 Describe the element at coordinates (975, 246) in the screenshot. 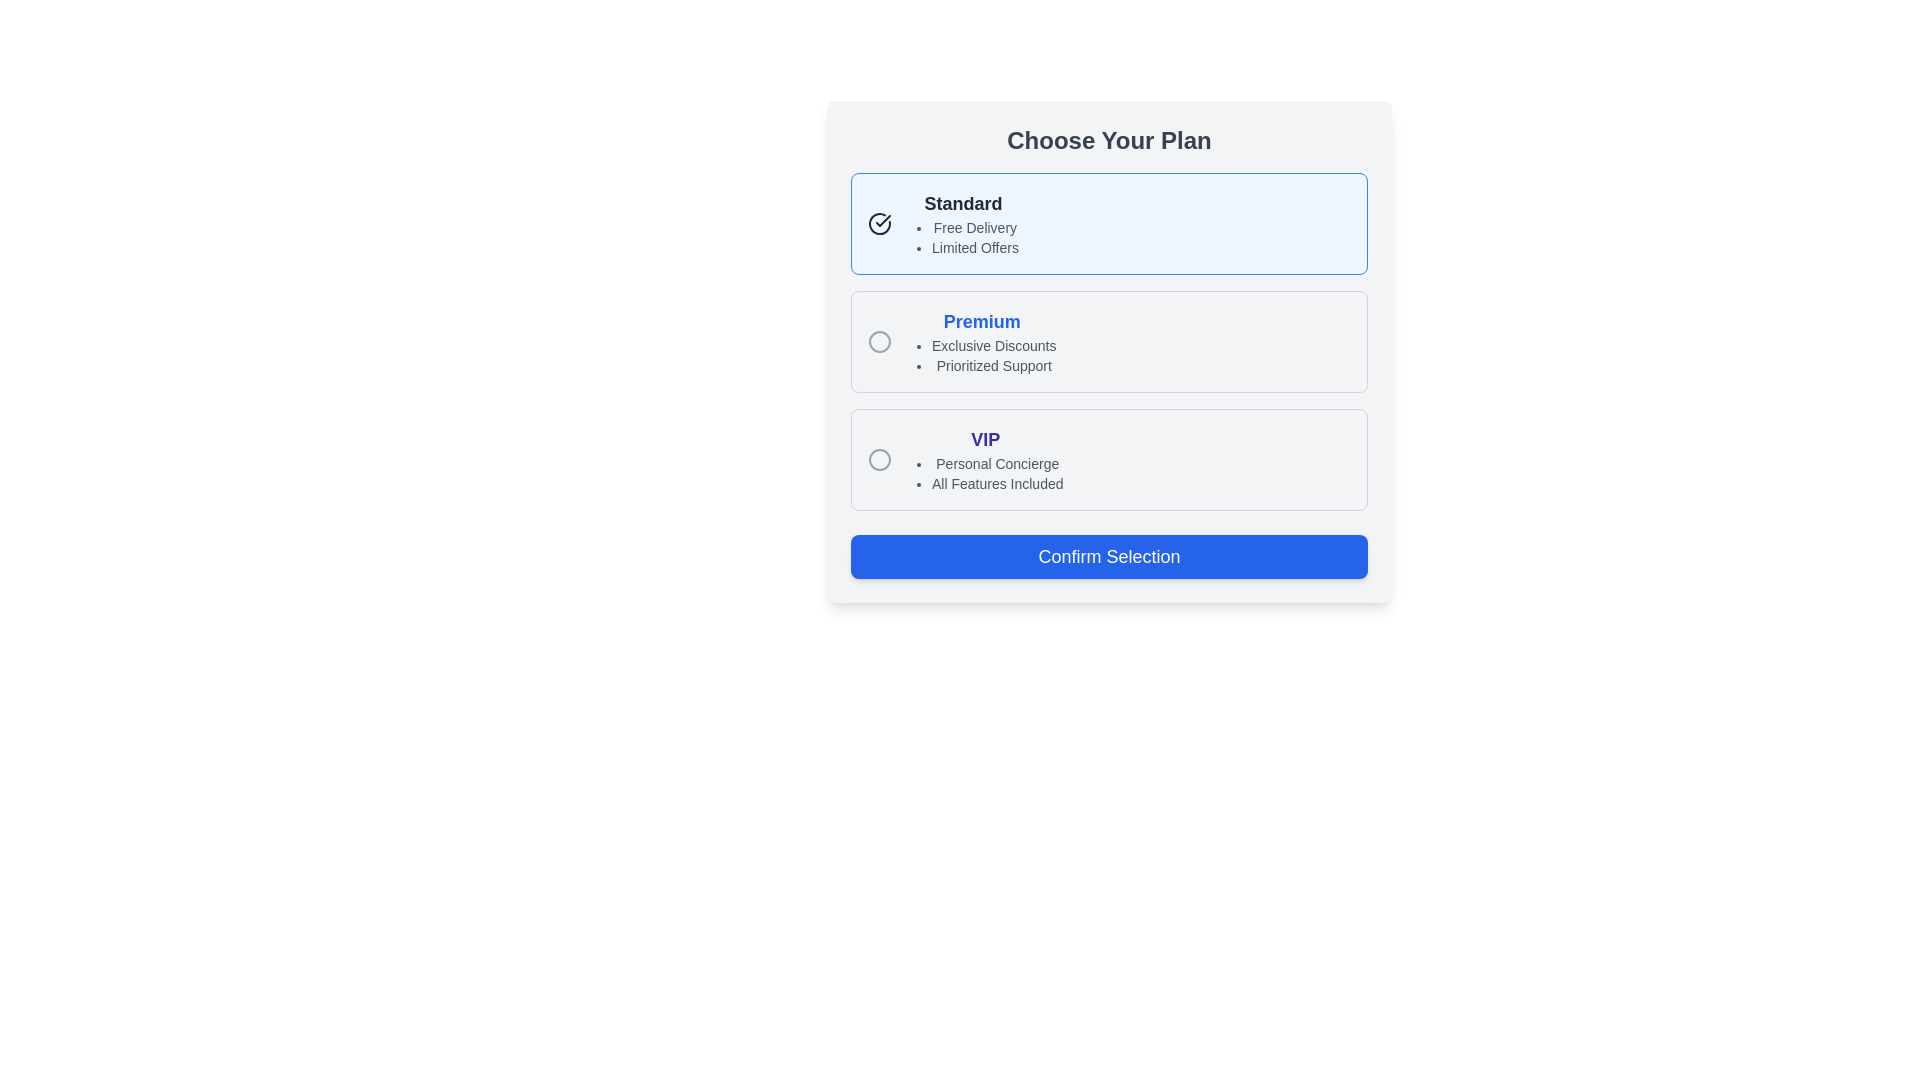

I see `the 'Limited Offers' text element, which is styled in gray and located under the 'Standard' plan, directly below 'Free Delivery'` at that location.